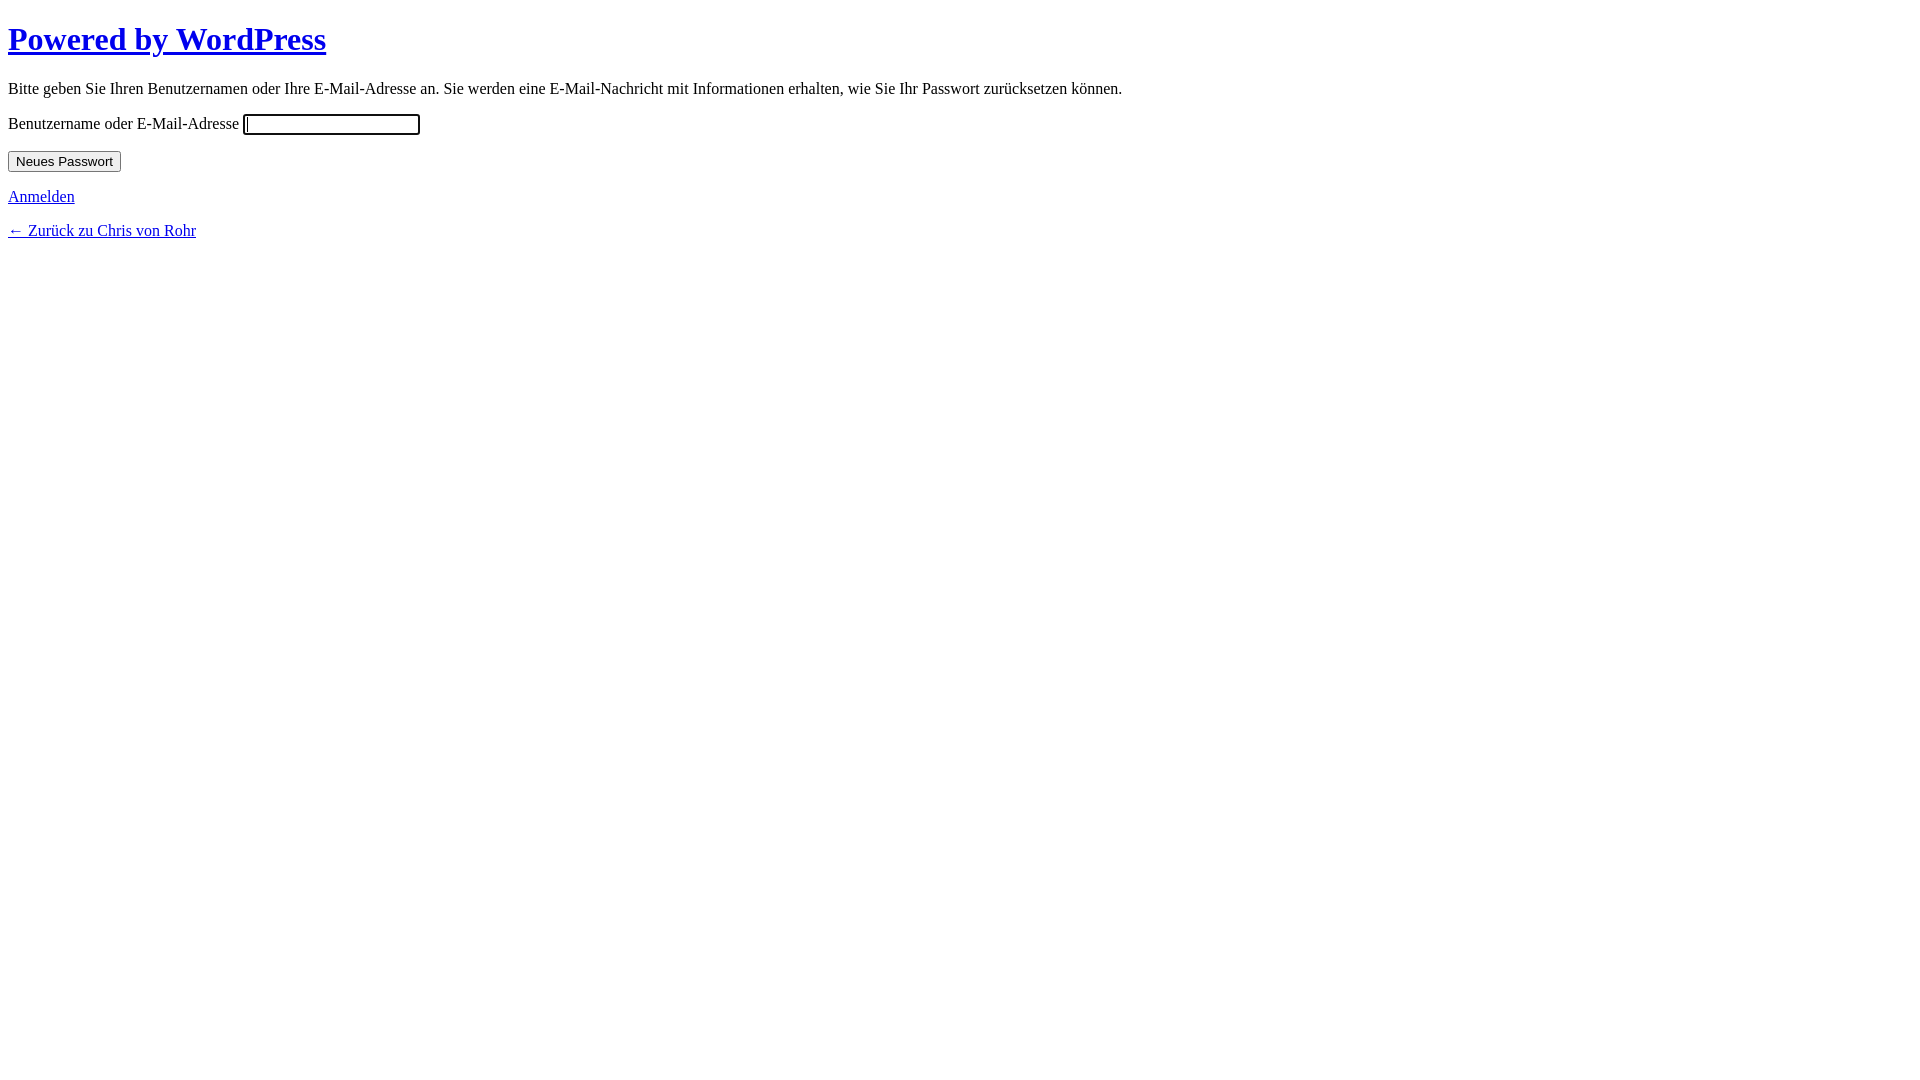 The height and width of the screenshot is (1080, 1920). What do you see at coordinates (167, 38) in the screenshot?
I see `'Powered by WordPress'` at bounding box center [167, 38].